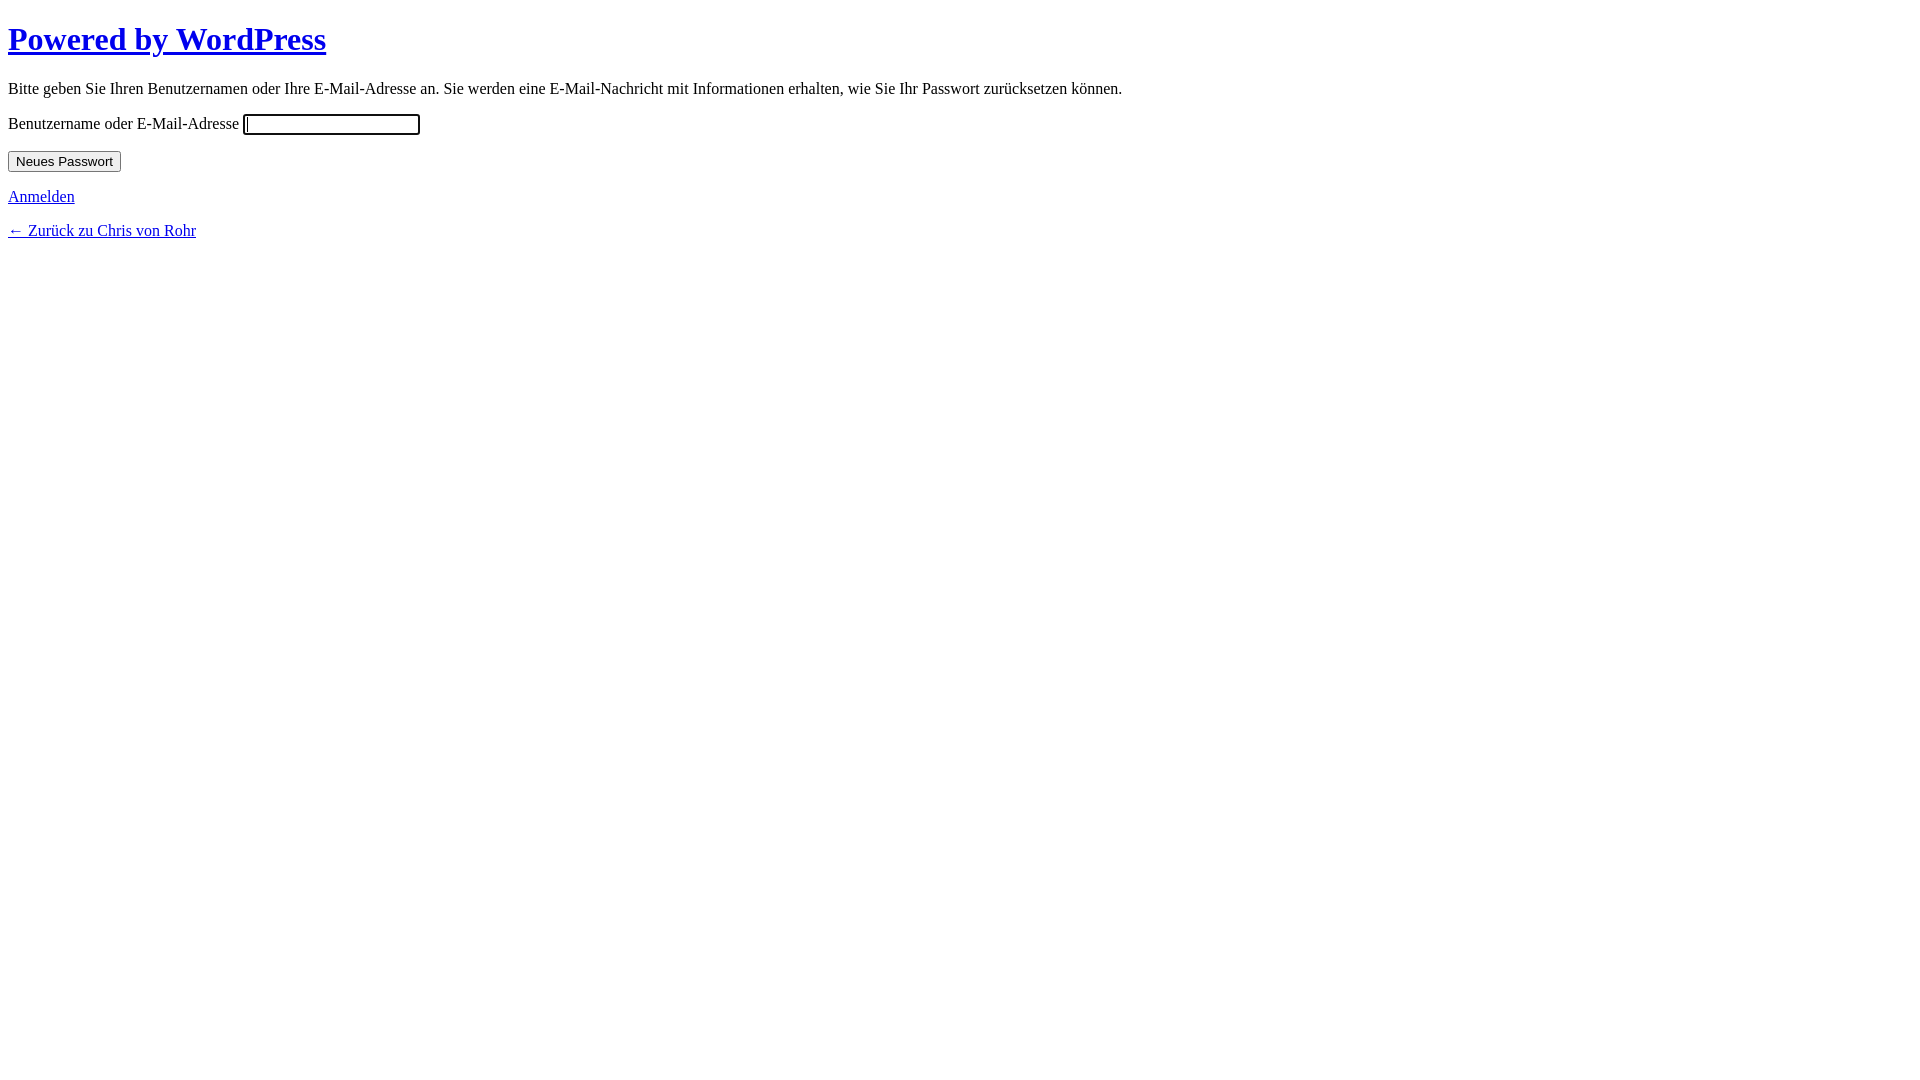 The height and width of the screenshot is (1080, 1920). What do you see at coordinates (167, 38) in the screenshot?
I see `'Powered by WordPress'` at bounding box center [167, 38].